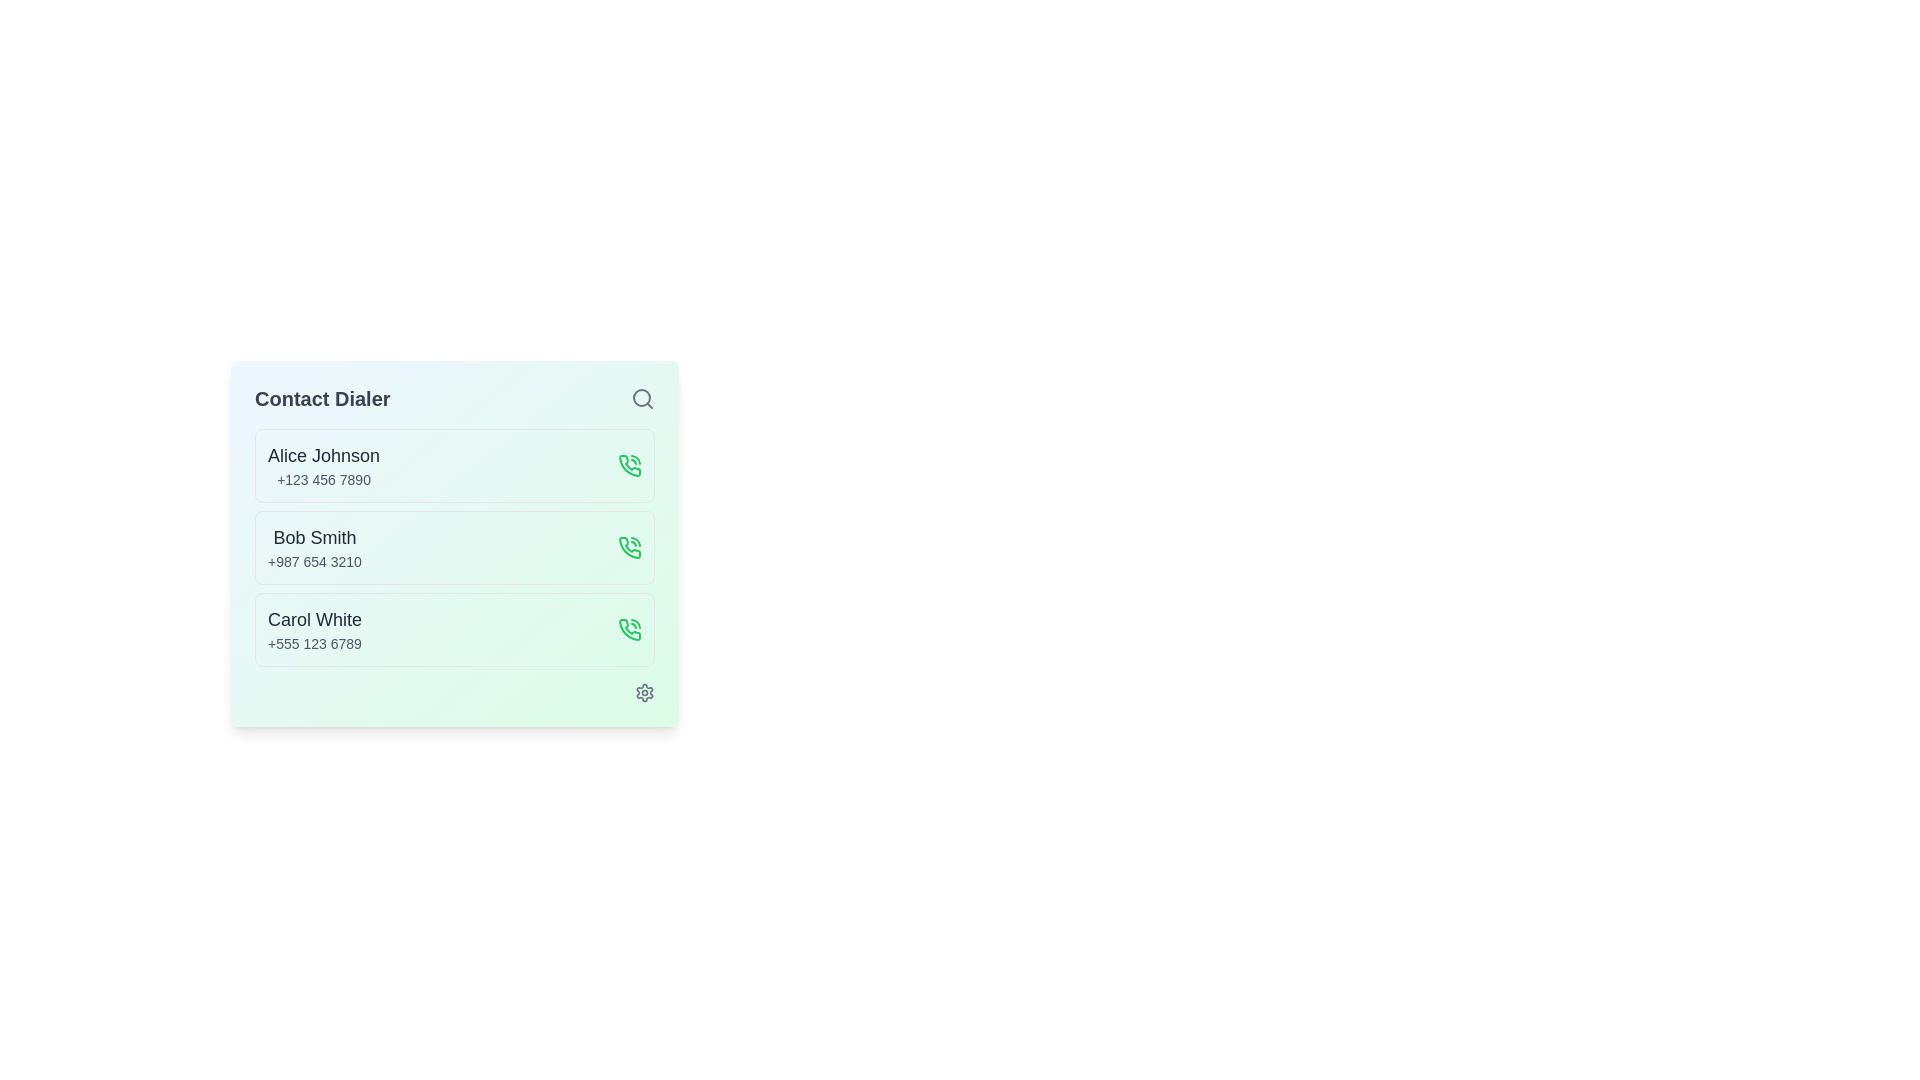 The image size is (1920, 1080). I want to click on the call action icon next to Bob Smith's contact information to initiate a call, so click(629, 547).